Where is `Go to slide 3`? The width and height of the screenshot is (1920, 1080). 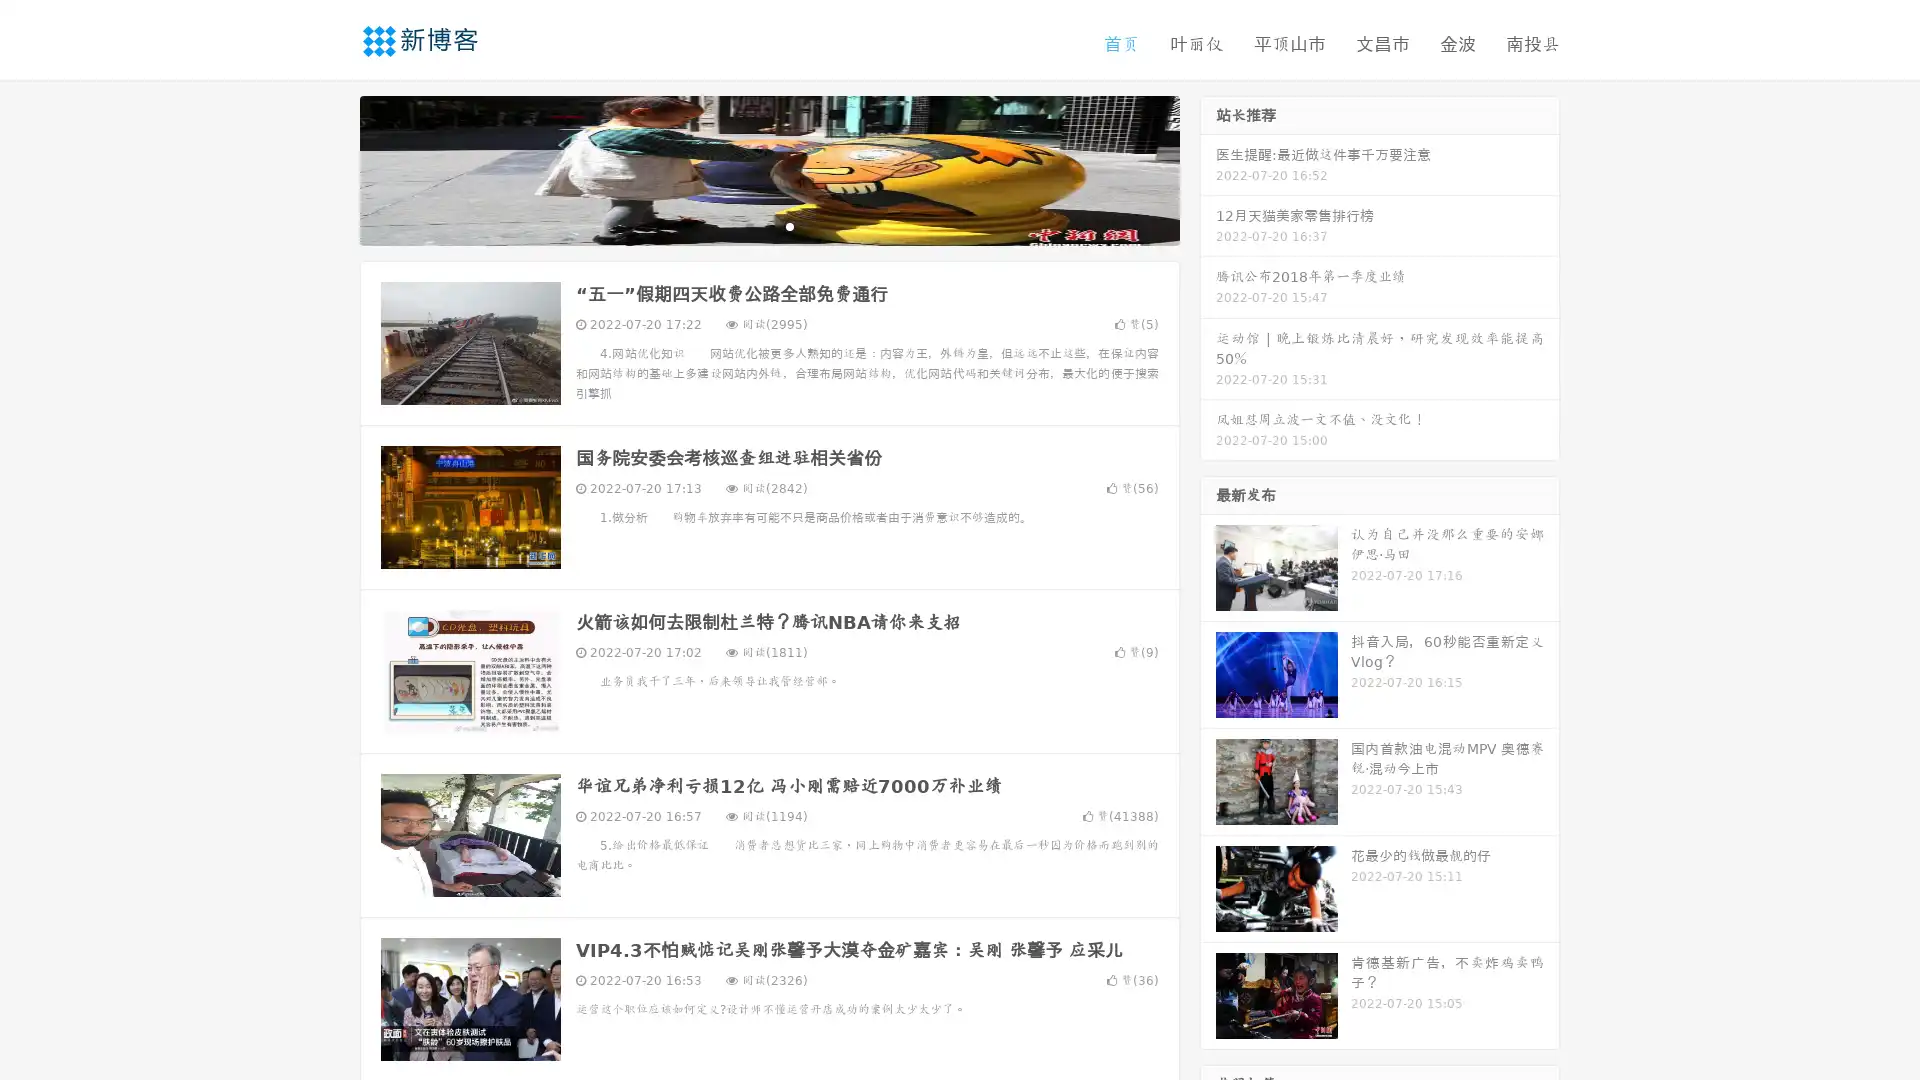 Go to slide 3 is located at coordinates (789, 225).